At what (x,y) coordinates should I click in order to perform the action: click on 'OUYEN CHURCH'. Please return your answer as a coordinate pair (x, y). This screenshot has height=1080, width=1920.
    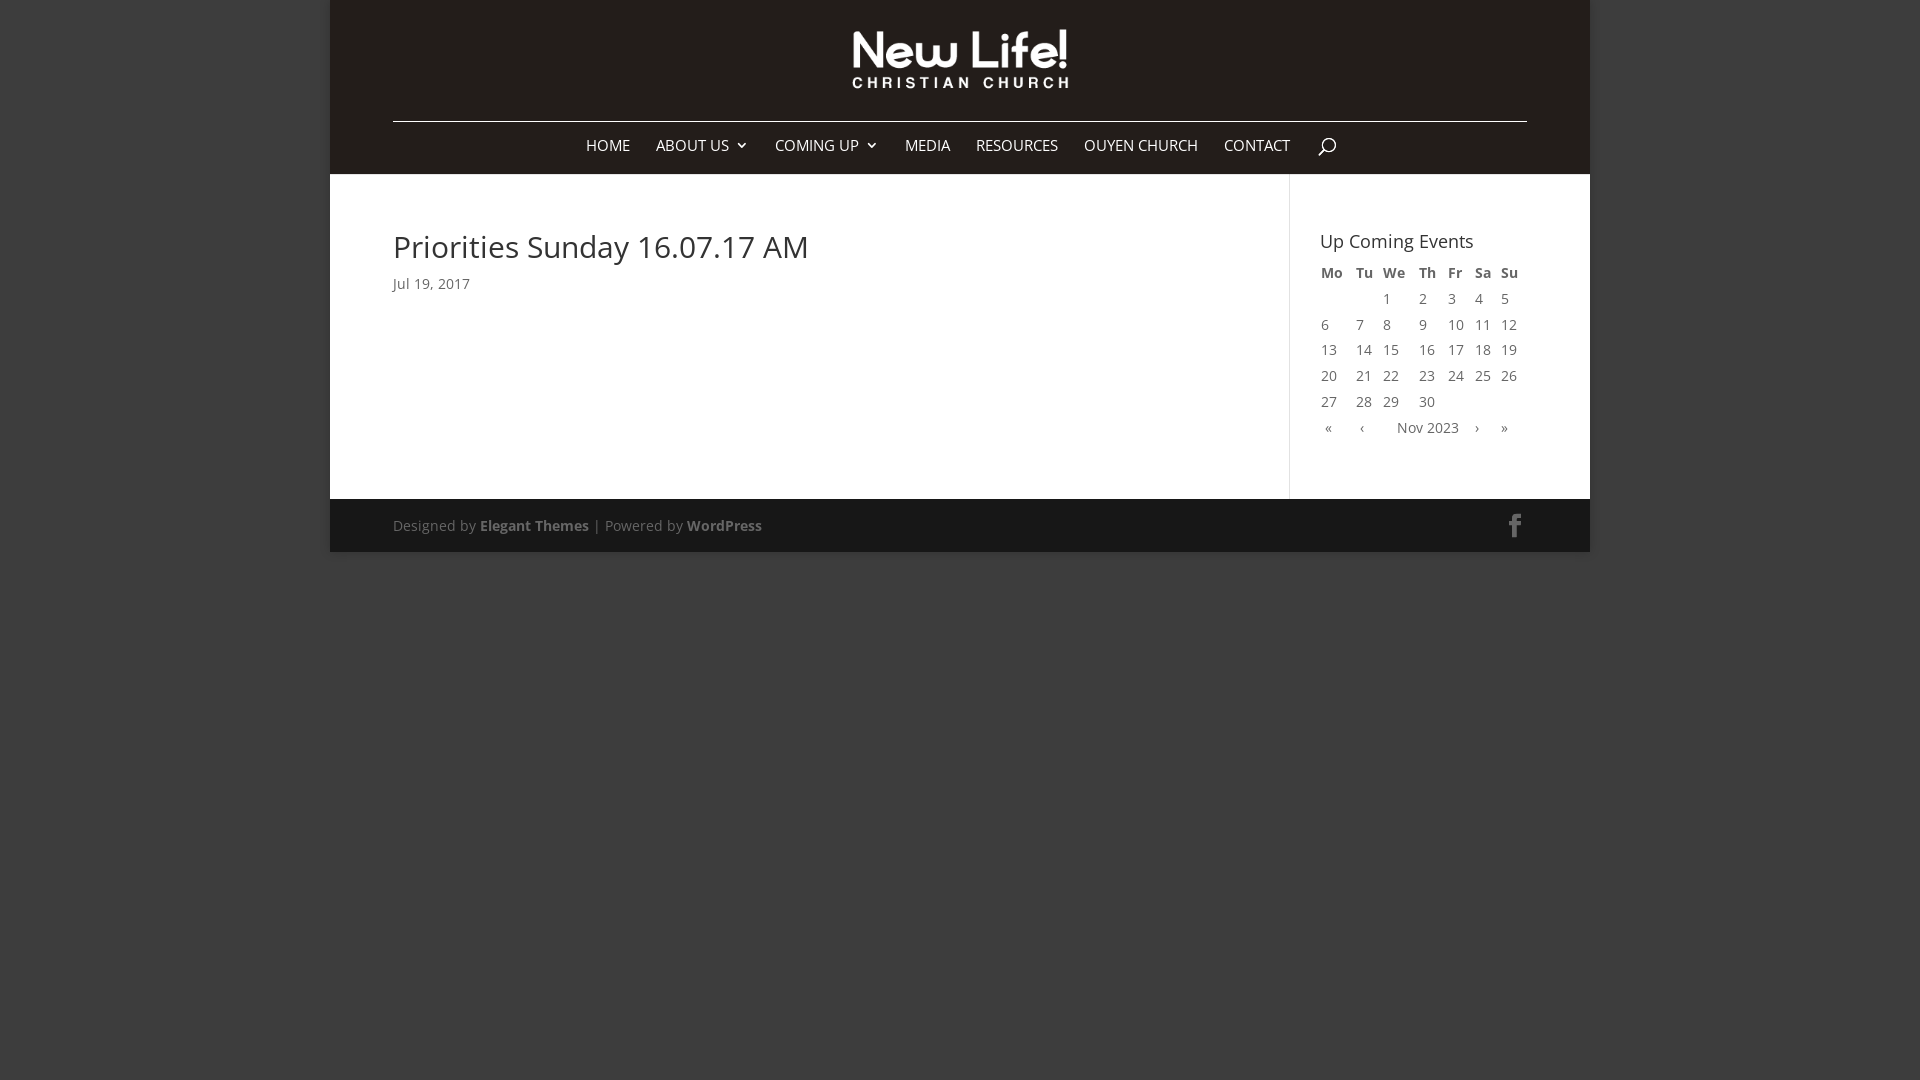
    Looking at the image, I should click on (1141, 154).